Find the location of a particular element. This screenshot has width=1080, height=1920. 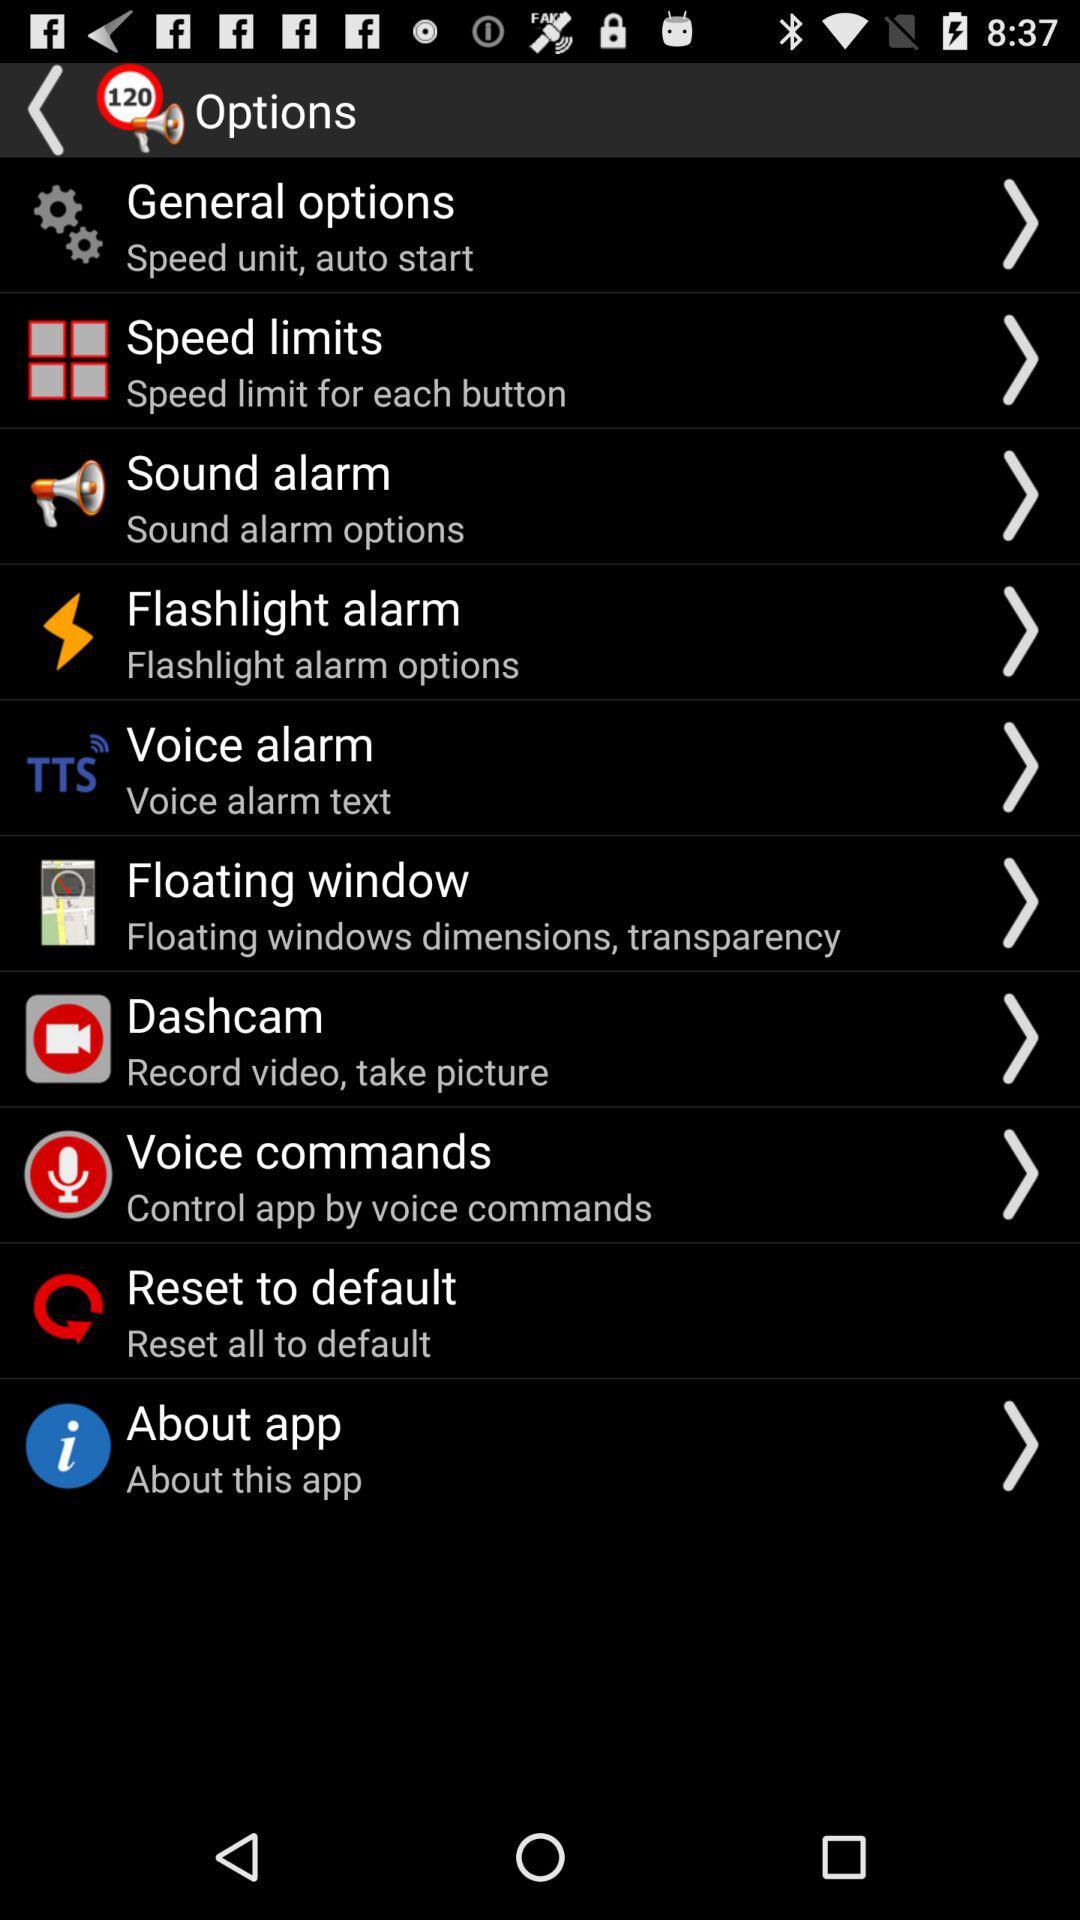

icon above voice commands icon is located at coordinates (336, 1069).